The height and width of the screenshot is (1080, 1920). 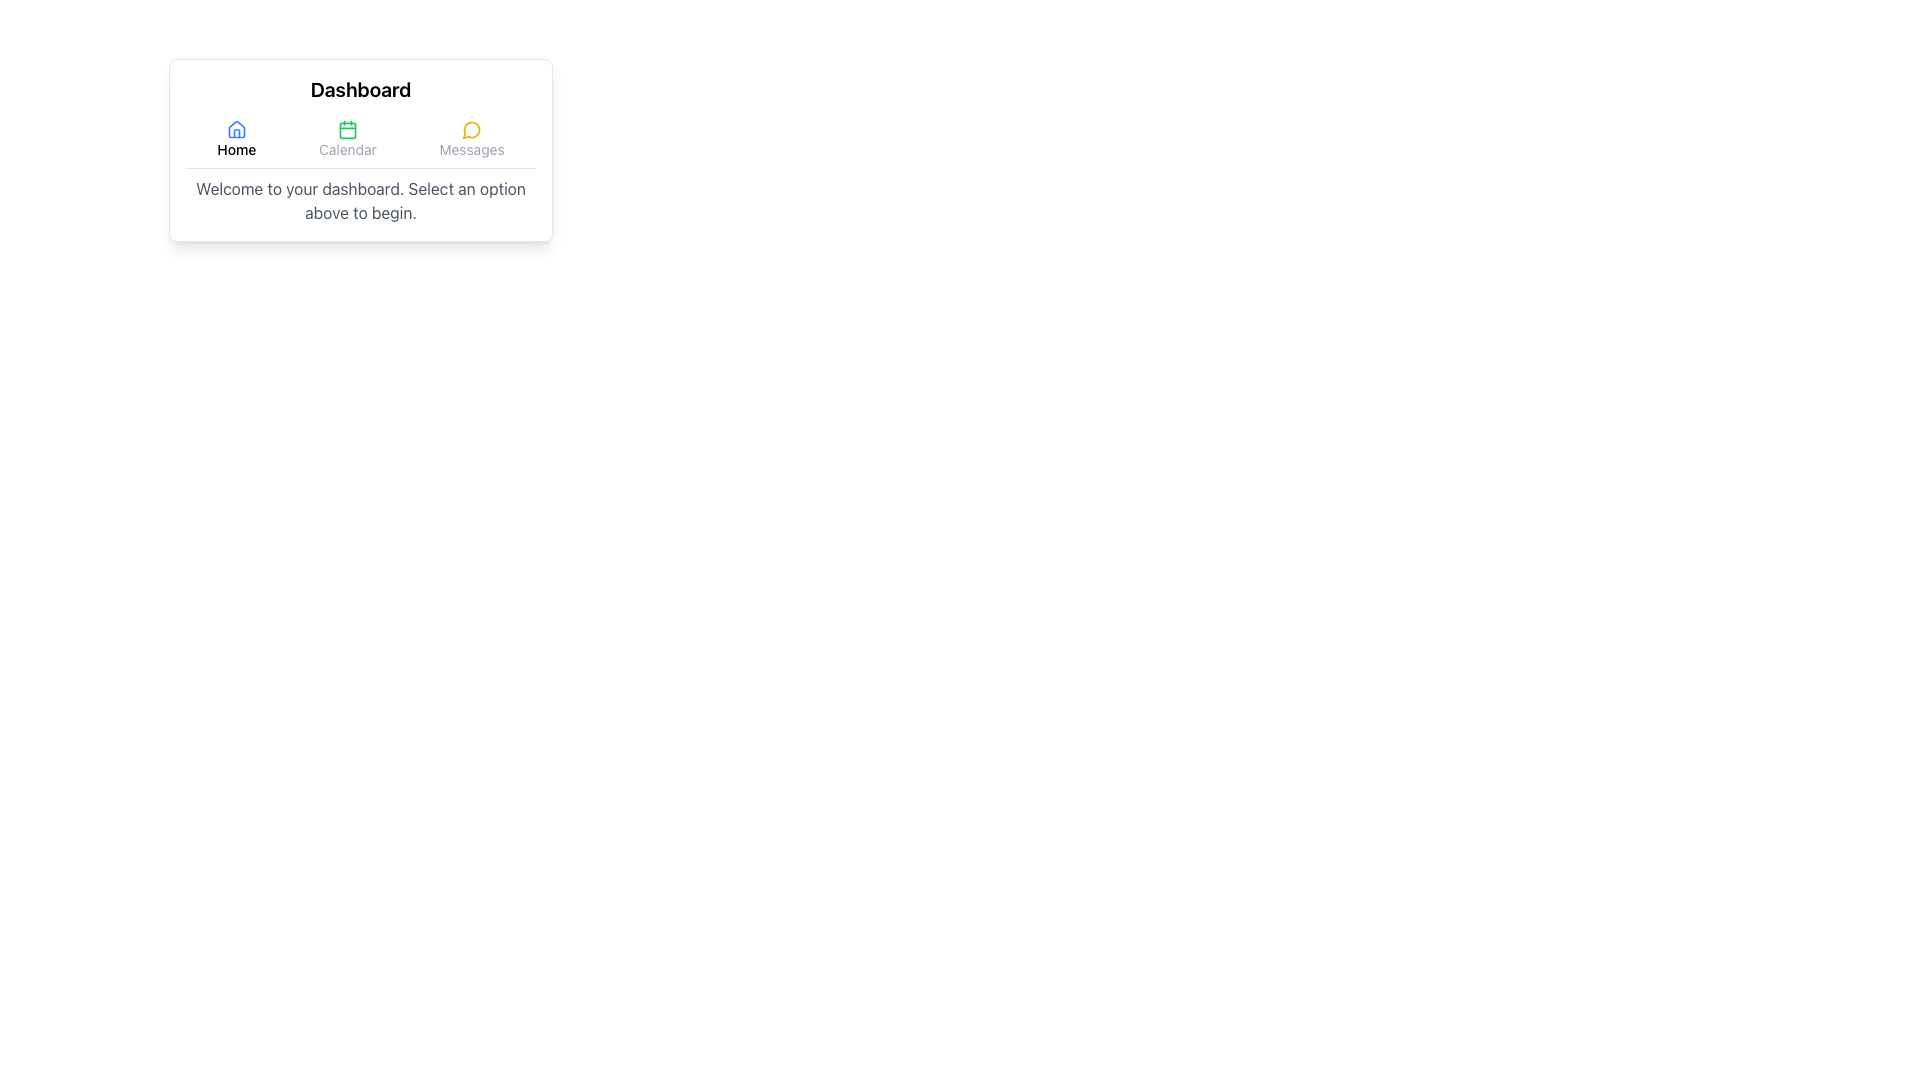 I want to click on the 'Messages' icon located at the topmost card labeled 'Dashboard', positioned directly above the 'Messages' label and to the right of the 'Home' and 'Calendar' sections, so click(x=471, y=130).